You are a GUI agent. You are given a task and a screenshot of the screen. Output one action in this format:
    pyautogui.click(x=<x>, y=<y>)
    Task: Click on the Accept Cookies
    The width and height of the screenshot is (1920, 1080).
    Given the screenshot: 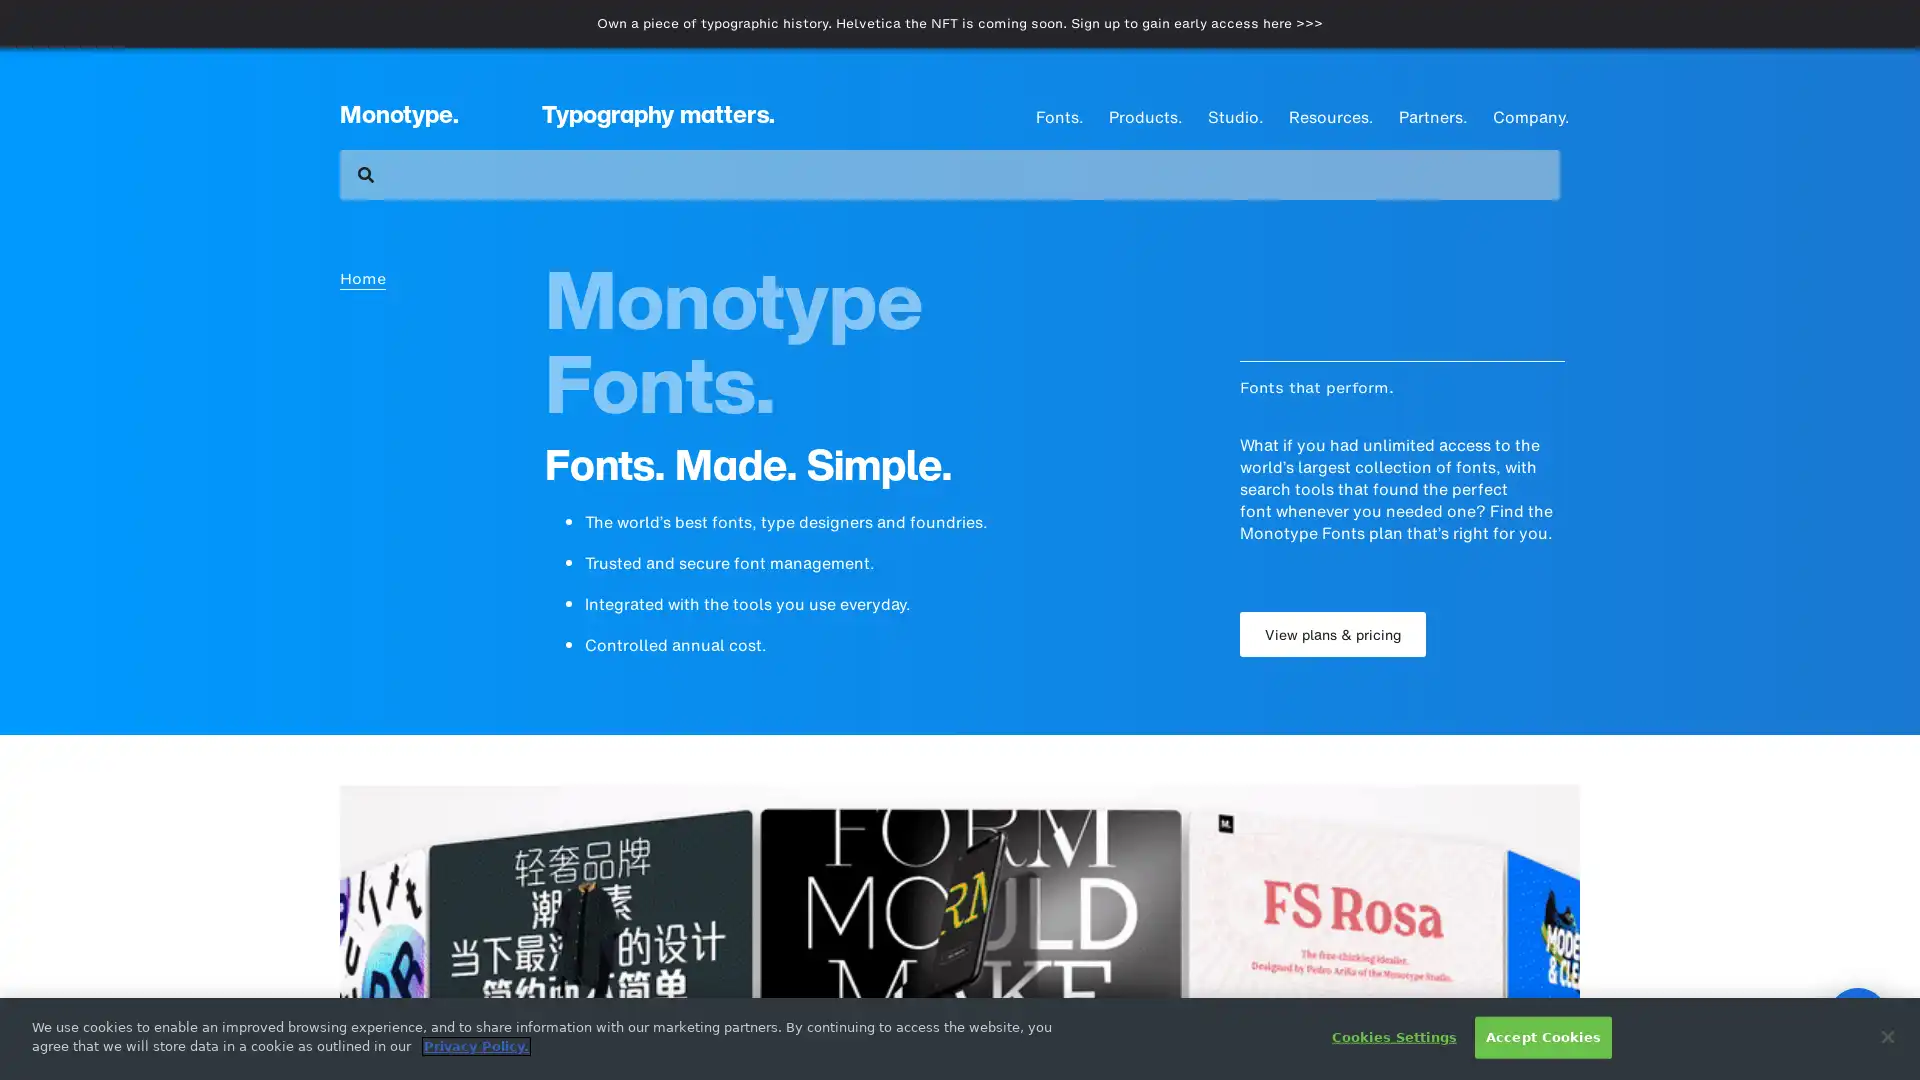 What is the action you would take?
    pyautogui.click(x=1541, y=1036)
    